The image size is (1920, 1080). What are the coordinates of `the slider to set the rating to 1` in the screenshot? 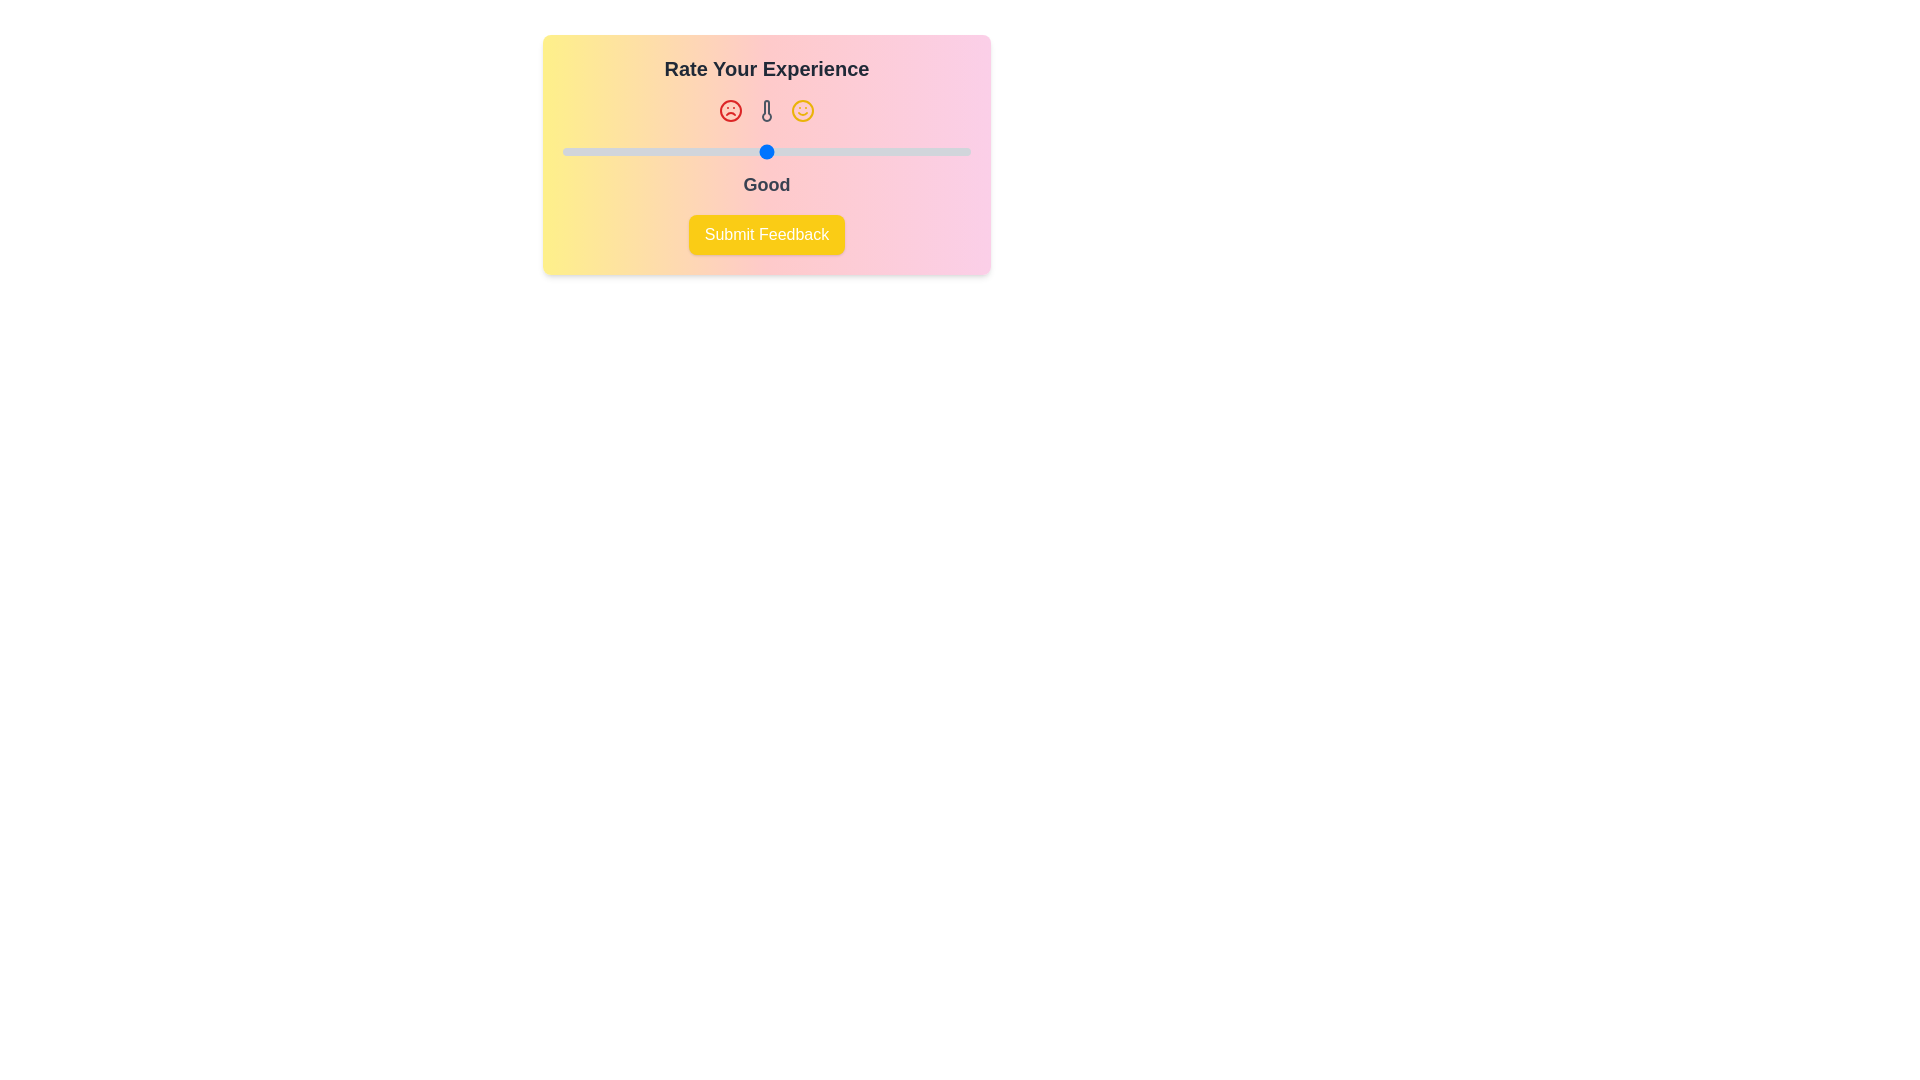 It's located at (561, 150).